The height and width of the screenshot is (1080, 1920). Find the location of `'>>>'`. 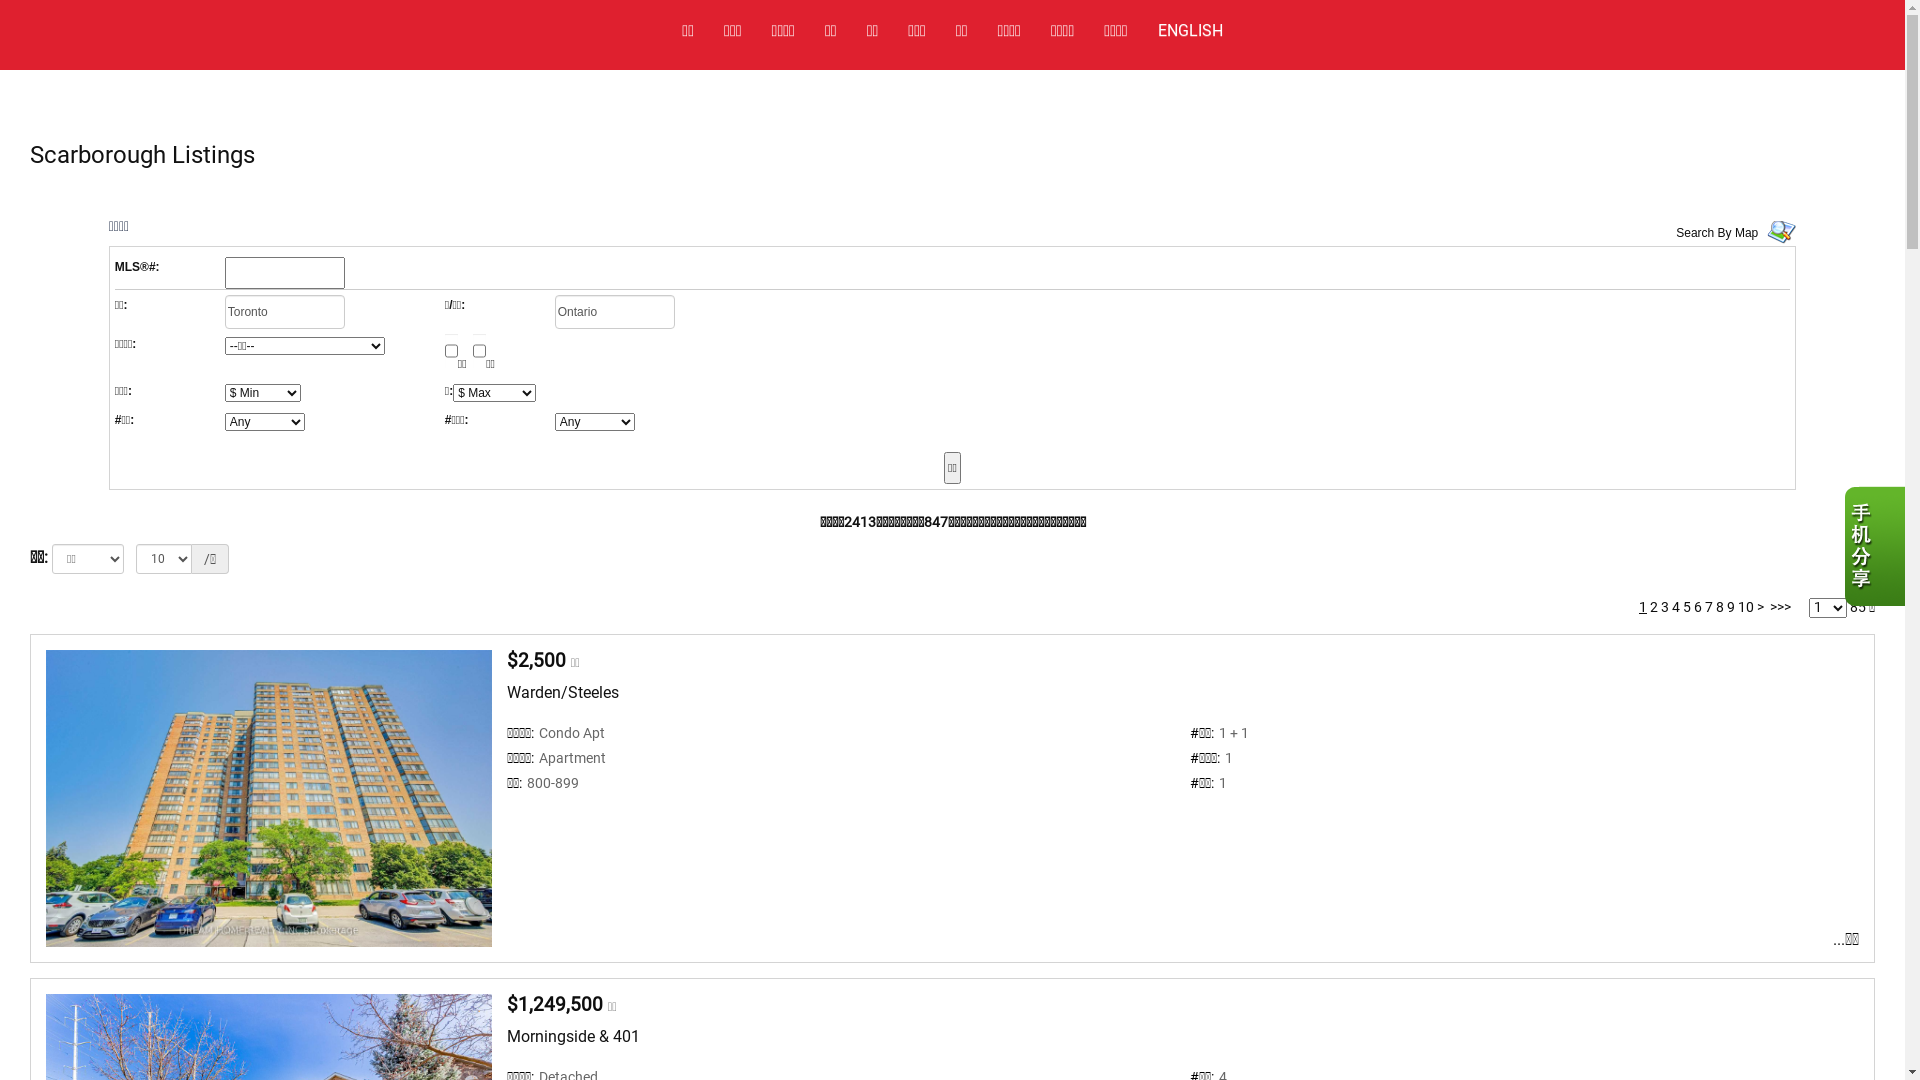

'>>>' is located at coordinates (1770, 605).